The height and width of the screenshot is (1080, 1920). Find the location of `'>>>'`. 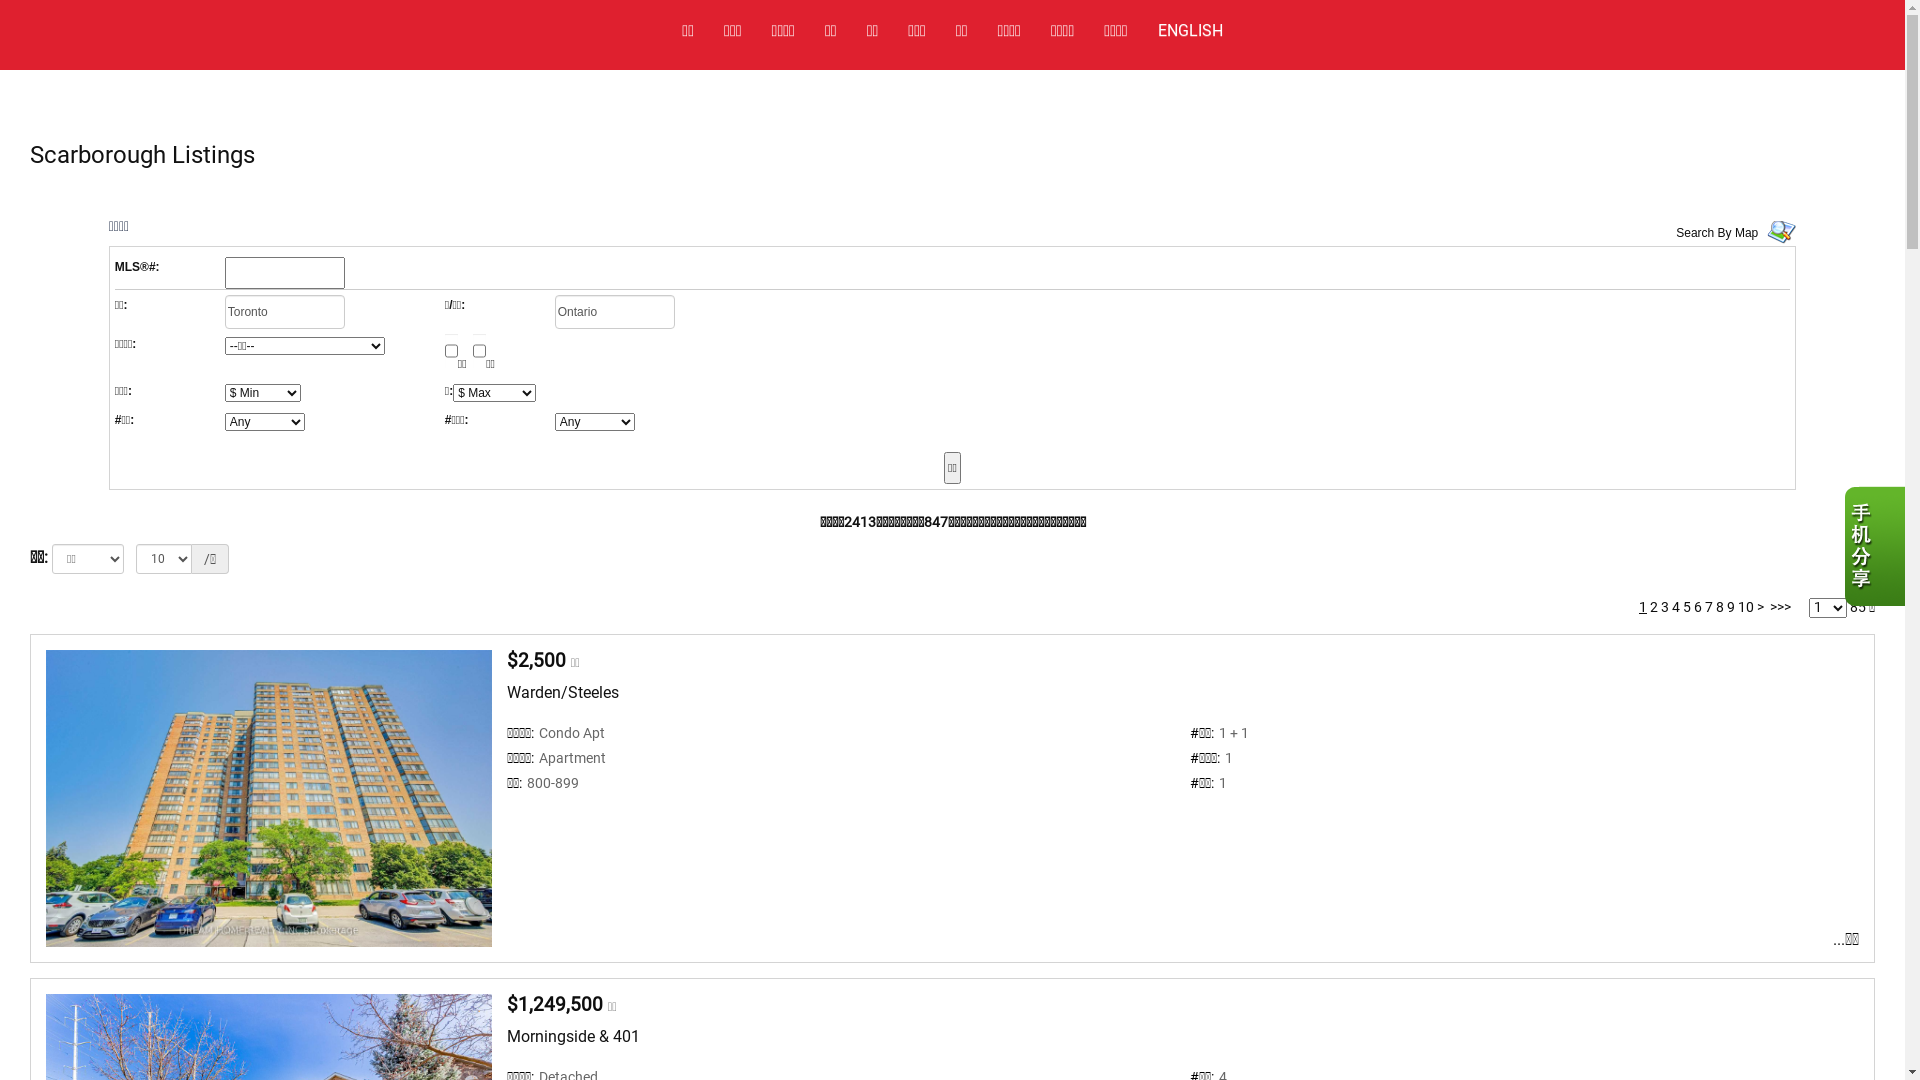

'>>>' is located at coordinates (1770, 605).